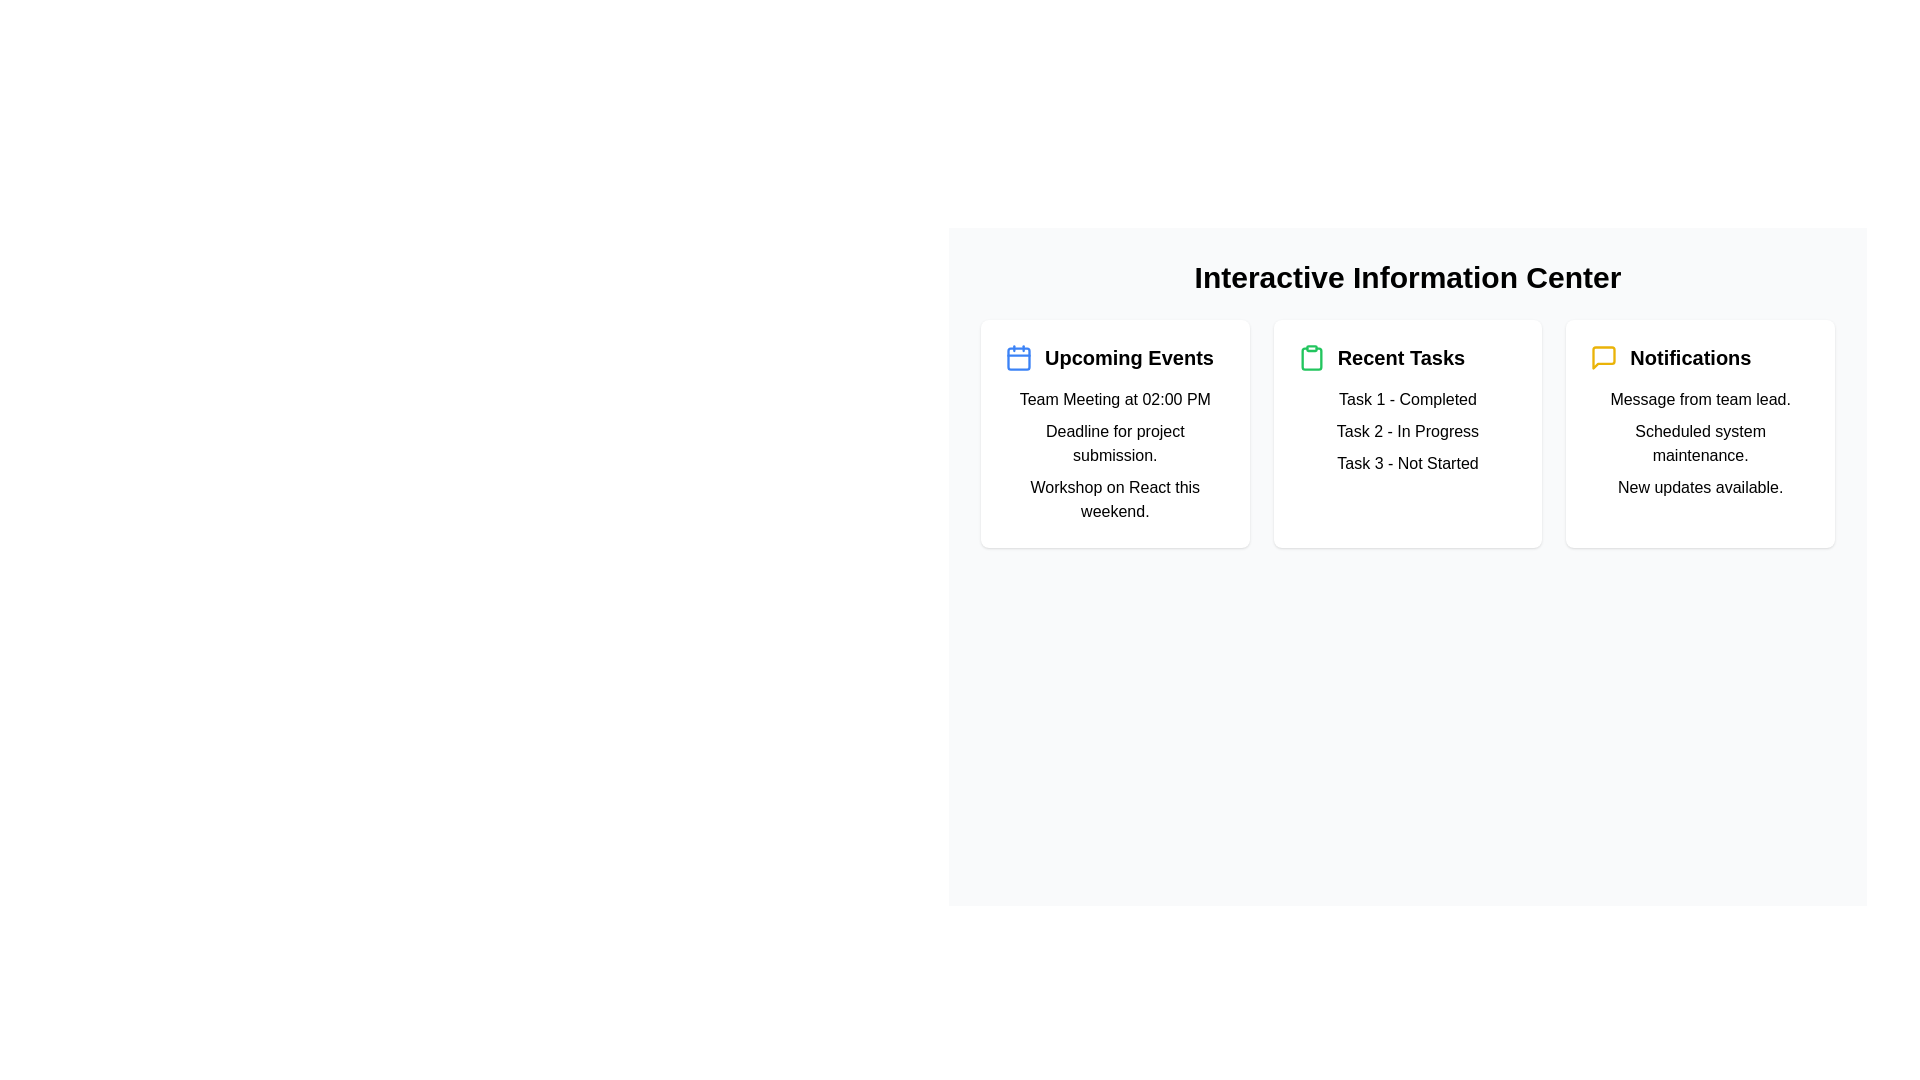 This screenshot has height=1080, width=1920. Describe the element at coordinates (1406, 463) in the screenshot. I see `the informative text label displaying the status of 'Task 3' which is marked as not started, located in the 'Recent Tasks' section of the vertical task list` at that location.